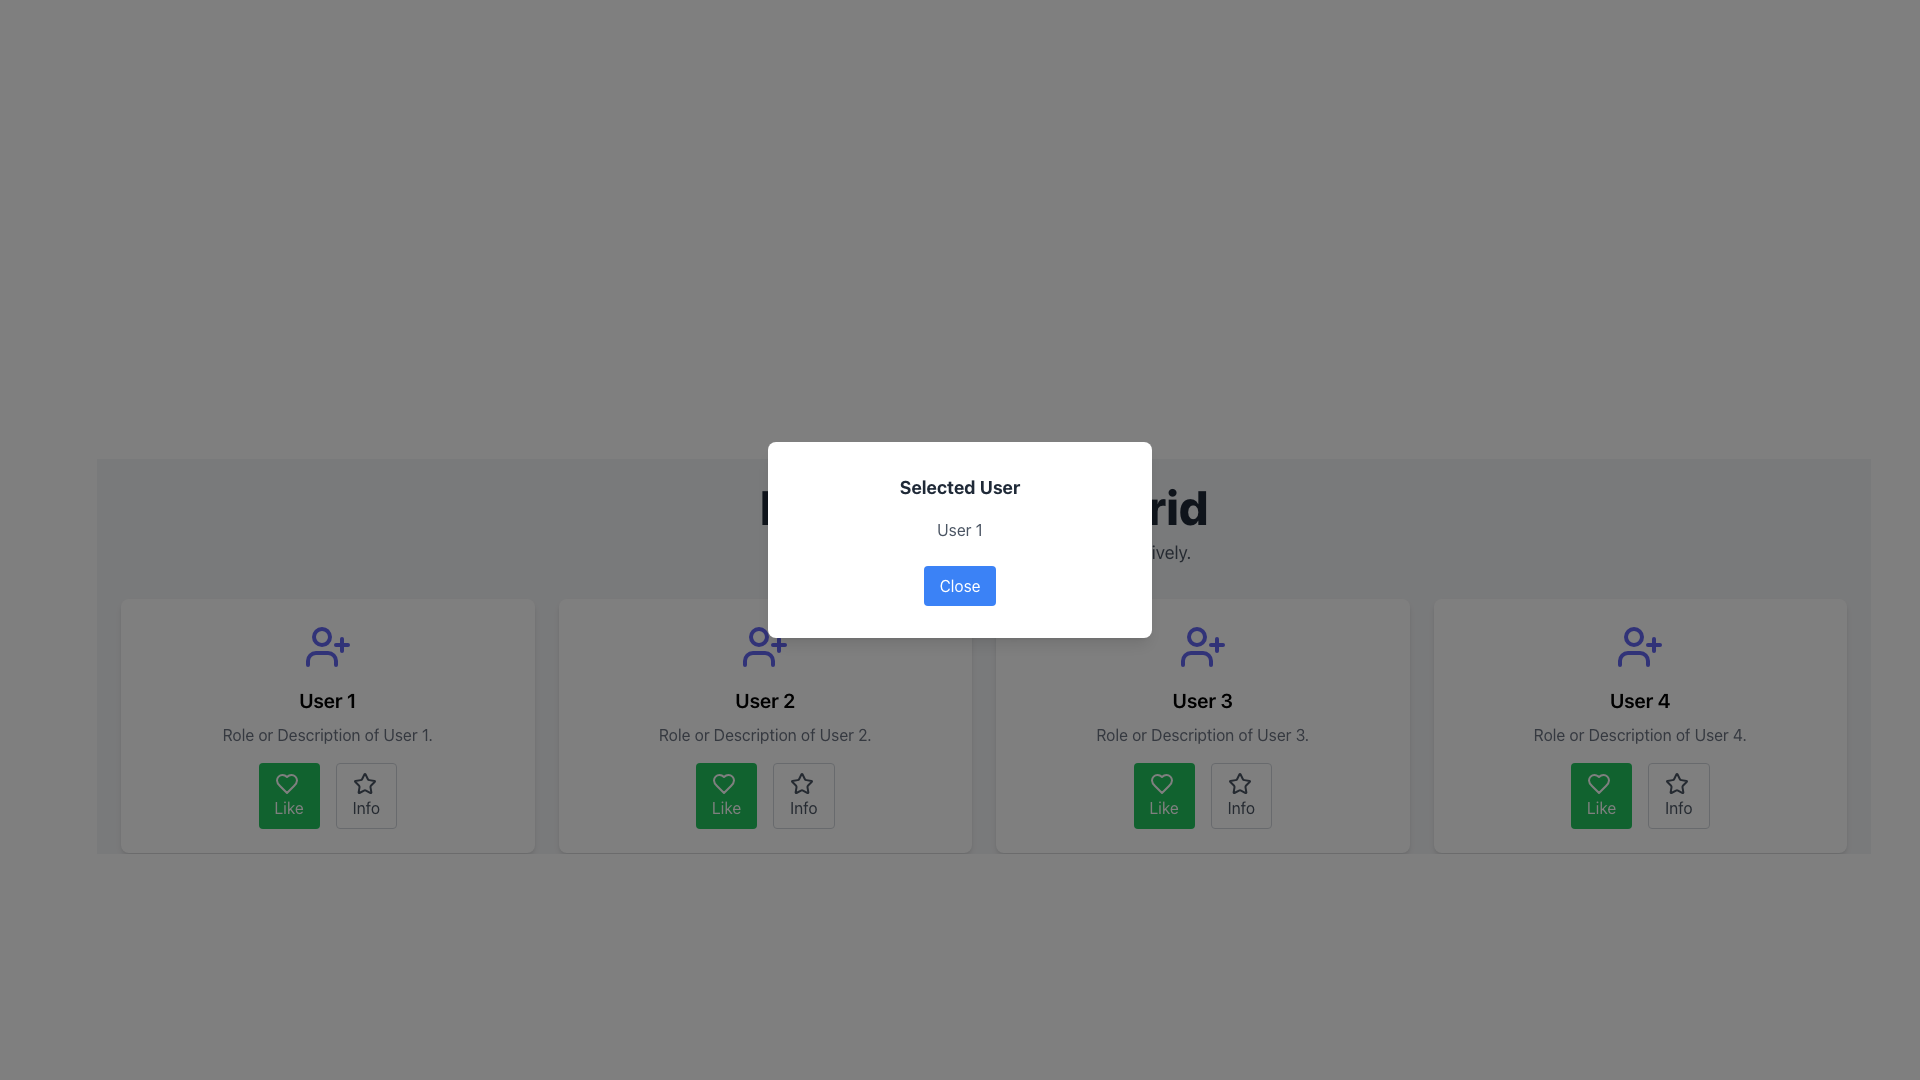 This screenshot has width=1920, height=1080. I want to click on the user icon styled as a silhouette of a person with a '+' symbol, located at the center top area of the fourth card for 'User 4', so click(1640, 647).